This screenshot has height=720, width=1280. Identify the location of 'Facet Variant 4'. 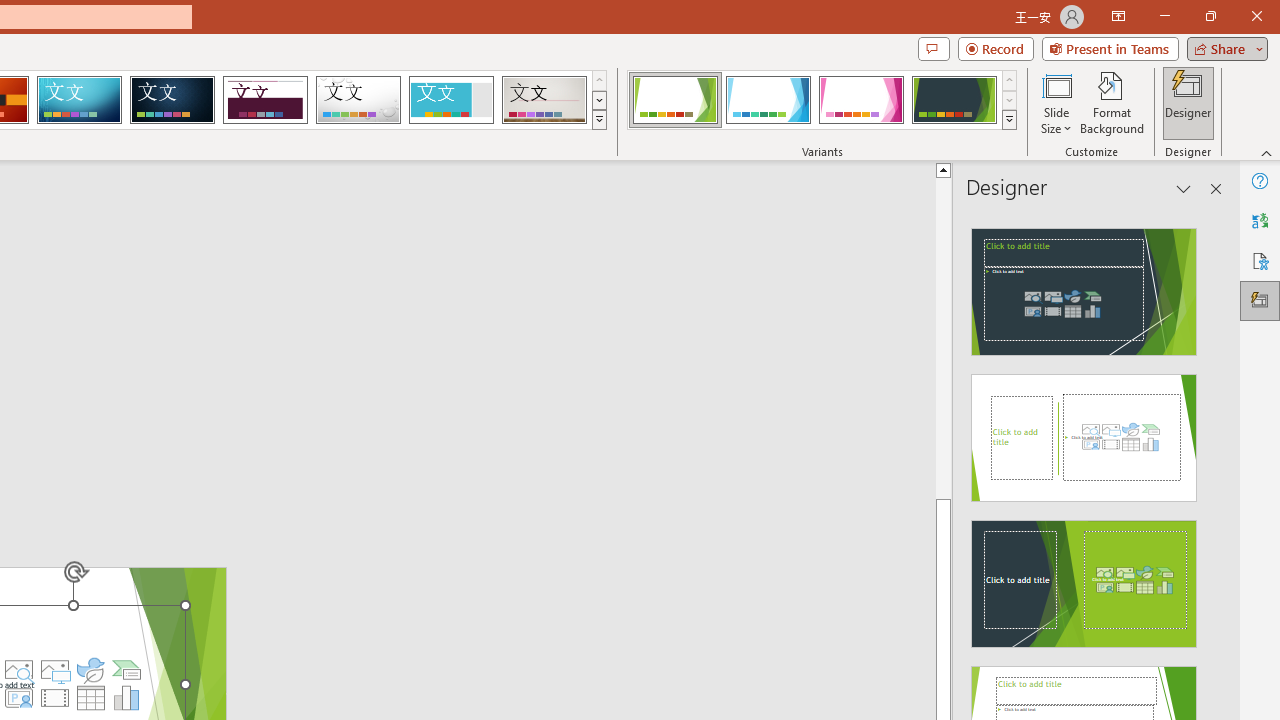
(953, 100).